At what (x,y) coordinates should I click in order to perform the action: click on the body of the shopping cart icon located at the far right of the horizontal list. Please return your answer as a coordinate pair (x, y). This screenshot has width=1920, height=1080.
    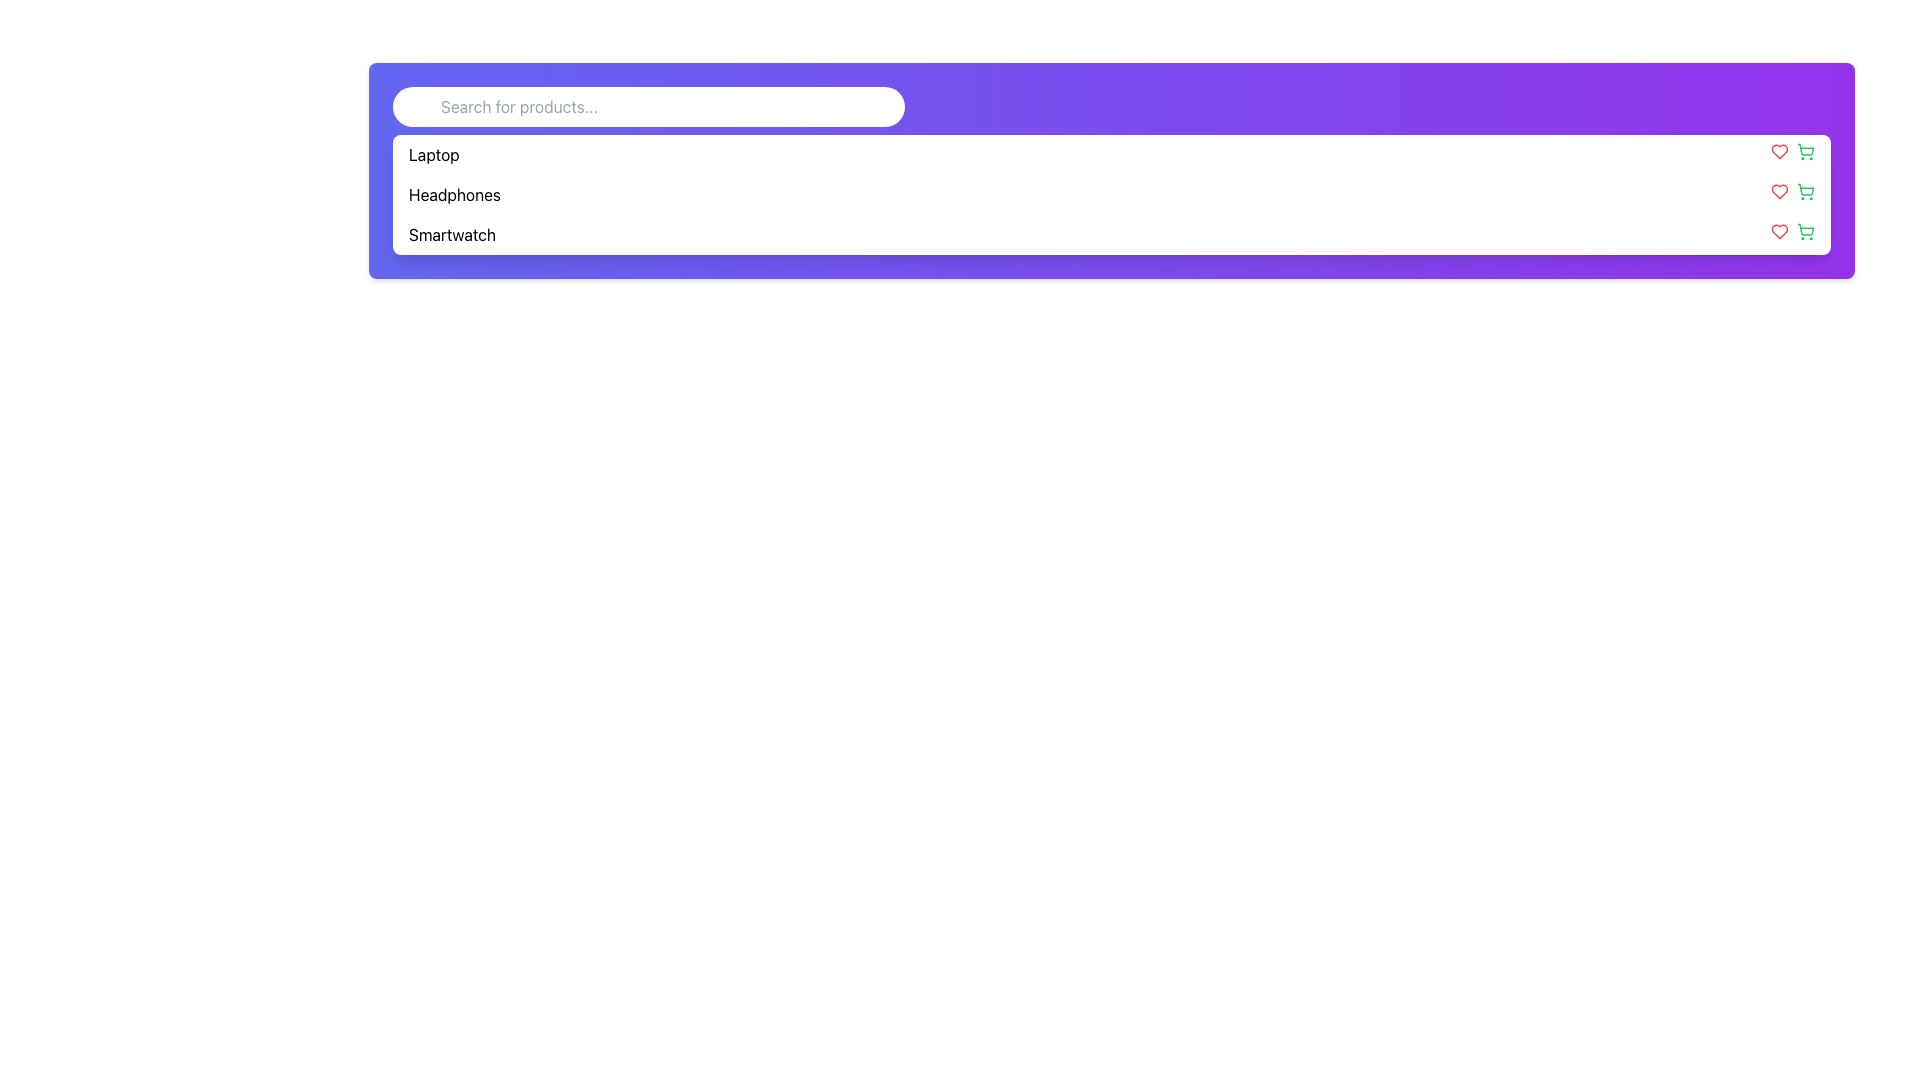
    Looking at the image, I should click on (1806, 148).